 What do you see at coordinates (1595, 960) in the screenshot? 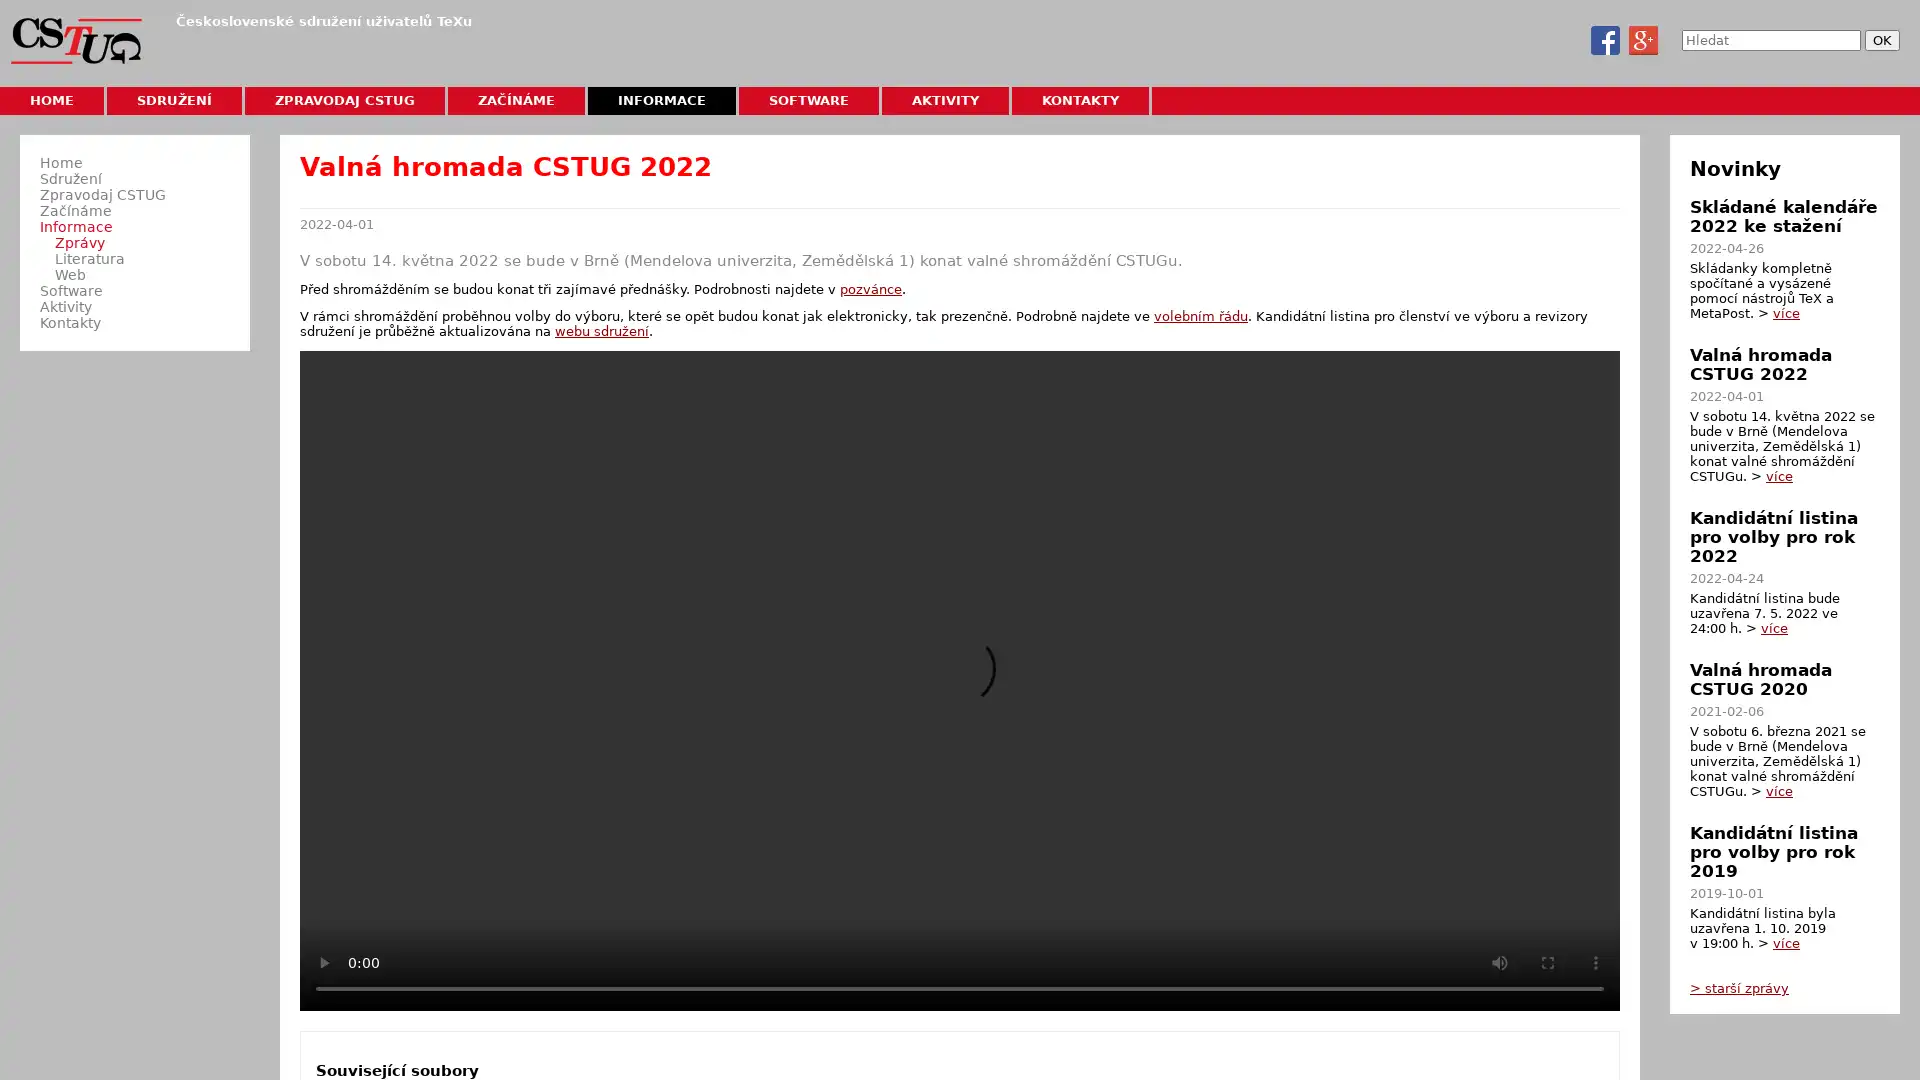
I see `show more media controls` at bounding box center [1595, 960].